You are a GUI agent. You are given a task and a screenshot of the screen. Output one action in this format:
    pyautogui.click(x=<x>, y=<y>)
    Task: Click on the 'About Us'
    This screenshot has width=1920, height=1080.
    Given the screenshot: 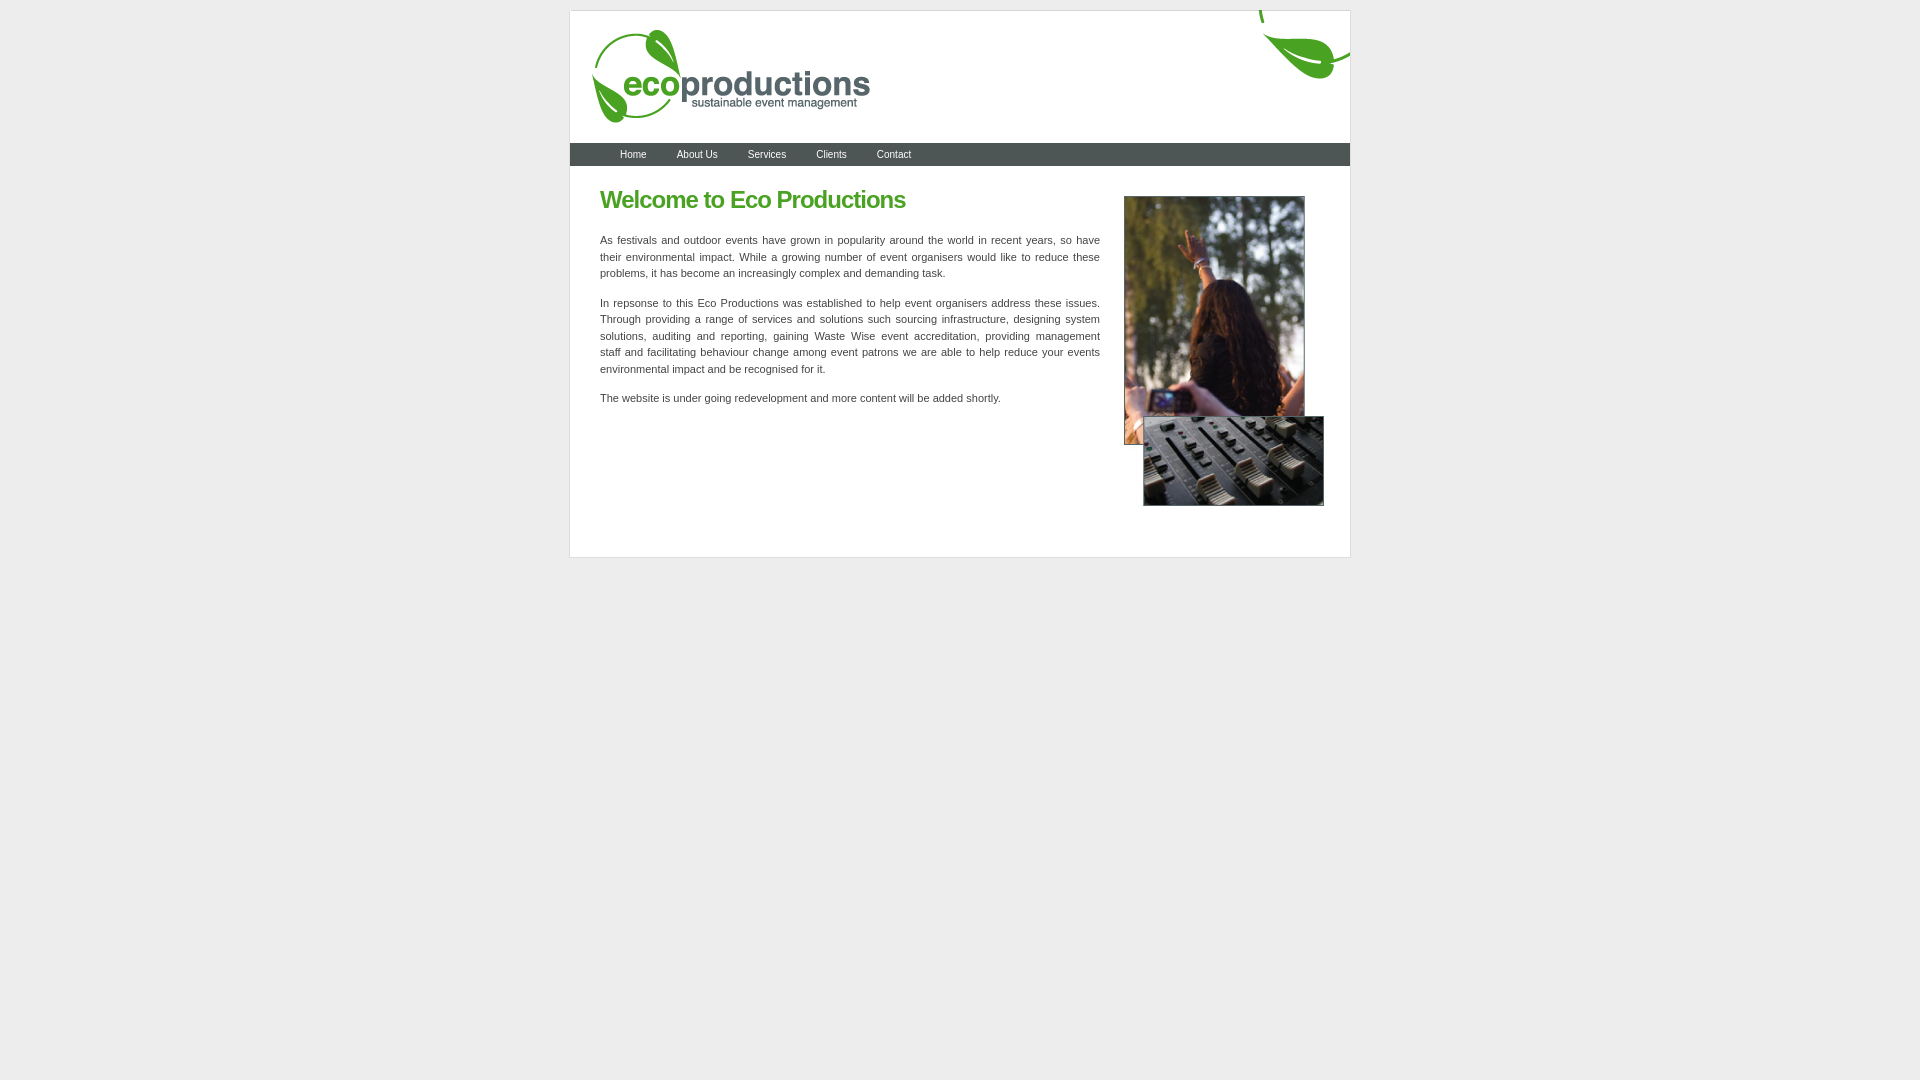 What is the action you would take?
    pyautogui.click(x=697, y=153)
    